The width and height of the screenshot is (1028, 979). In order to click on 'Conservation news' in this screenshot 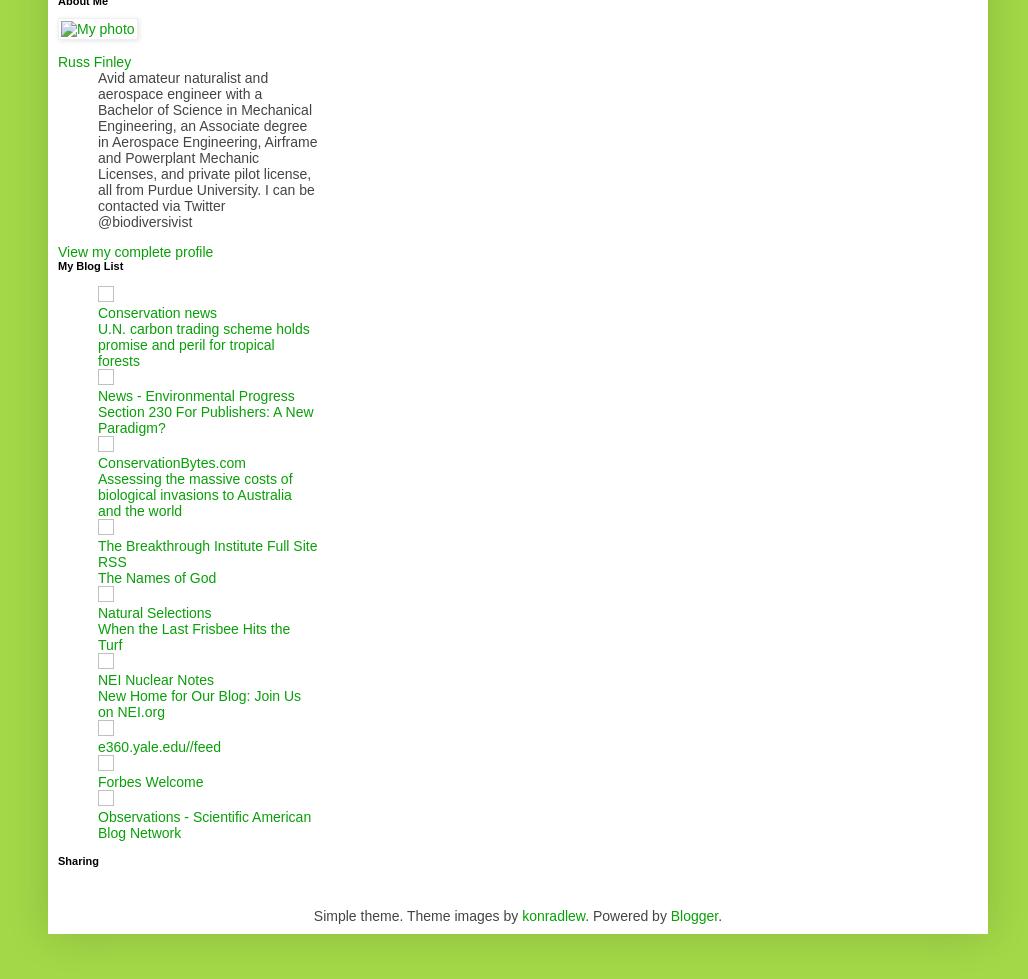, I will do `click(157, 312)`.